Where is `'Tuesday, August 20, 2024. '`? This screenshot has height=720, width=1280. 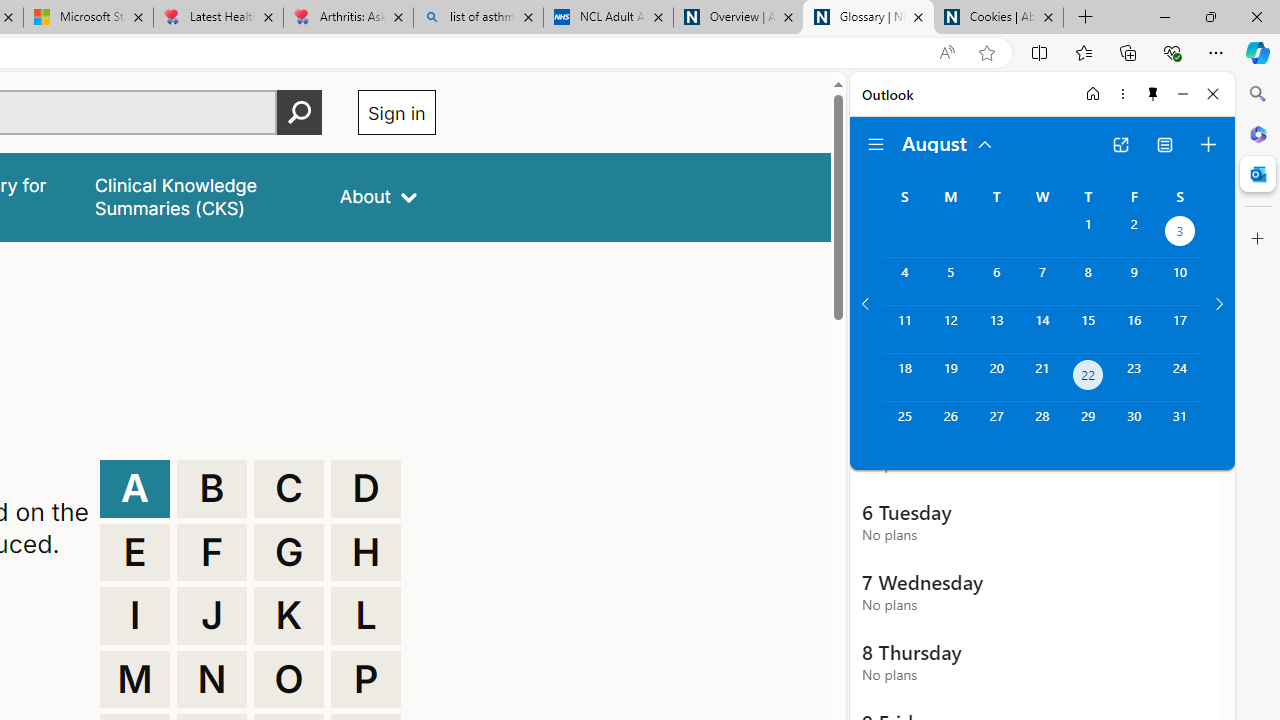 'Tuesday, August 20, 2024. ' is located at coordinates (996, 377).